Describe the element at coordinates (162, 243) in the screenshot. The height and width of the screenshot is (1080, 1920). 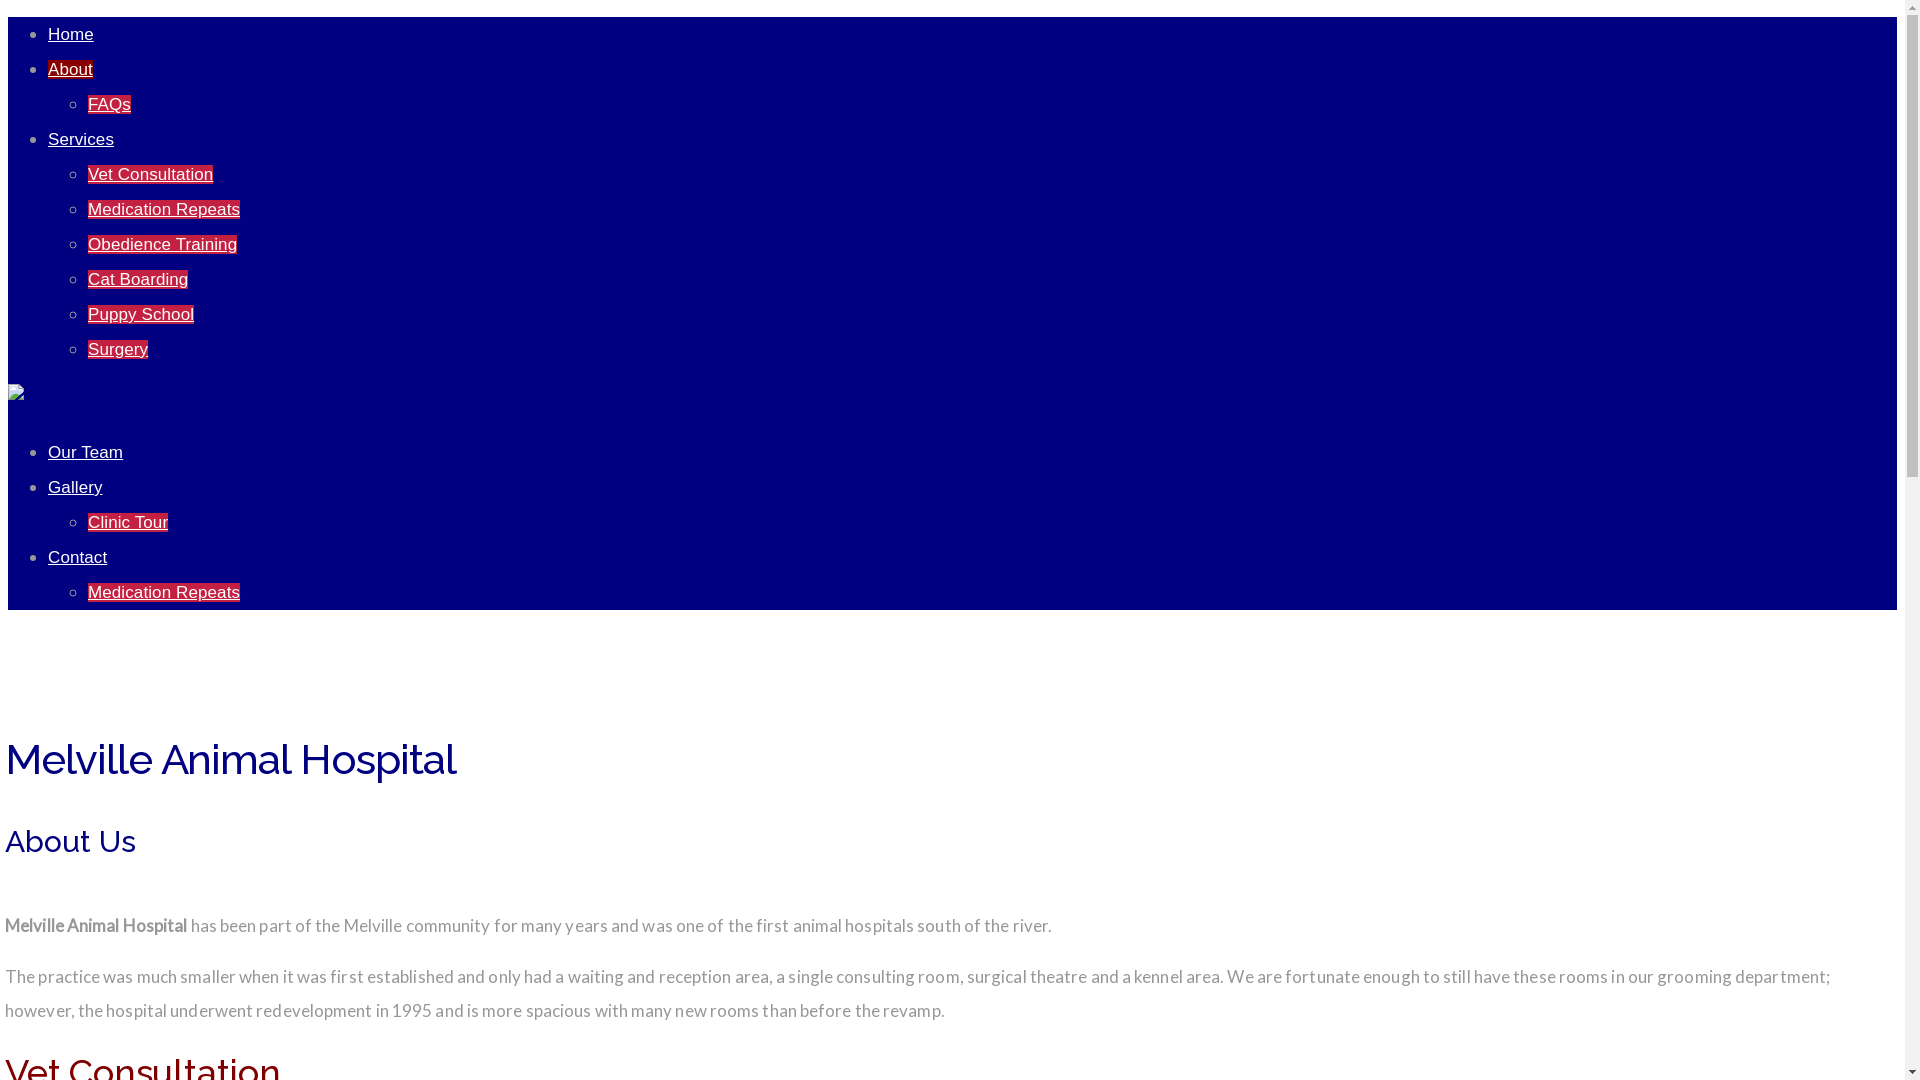
I see `'Obedience Training'` at that location.